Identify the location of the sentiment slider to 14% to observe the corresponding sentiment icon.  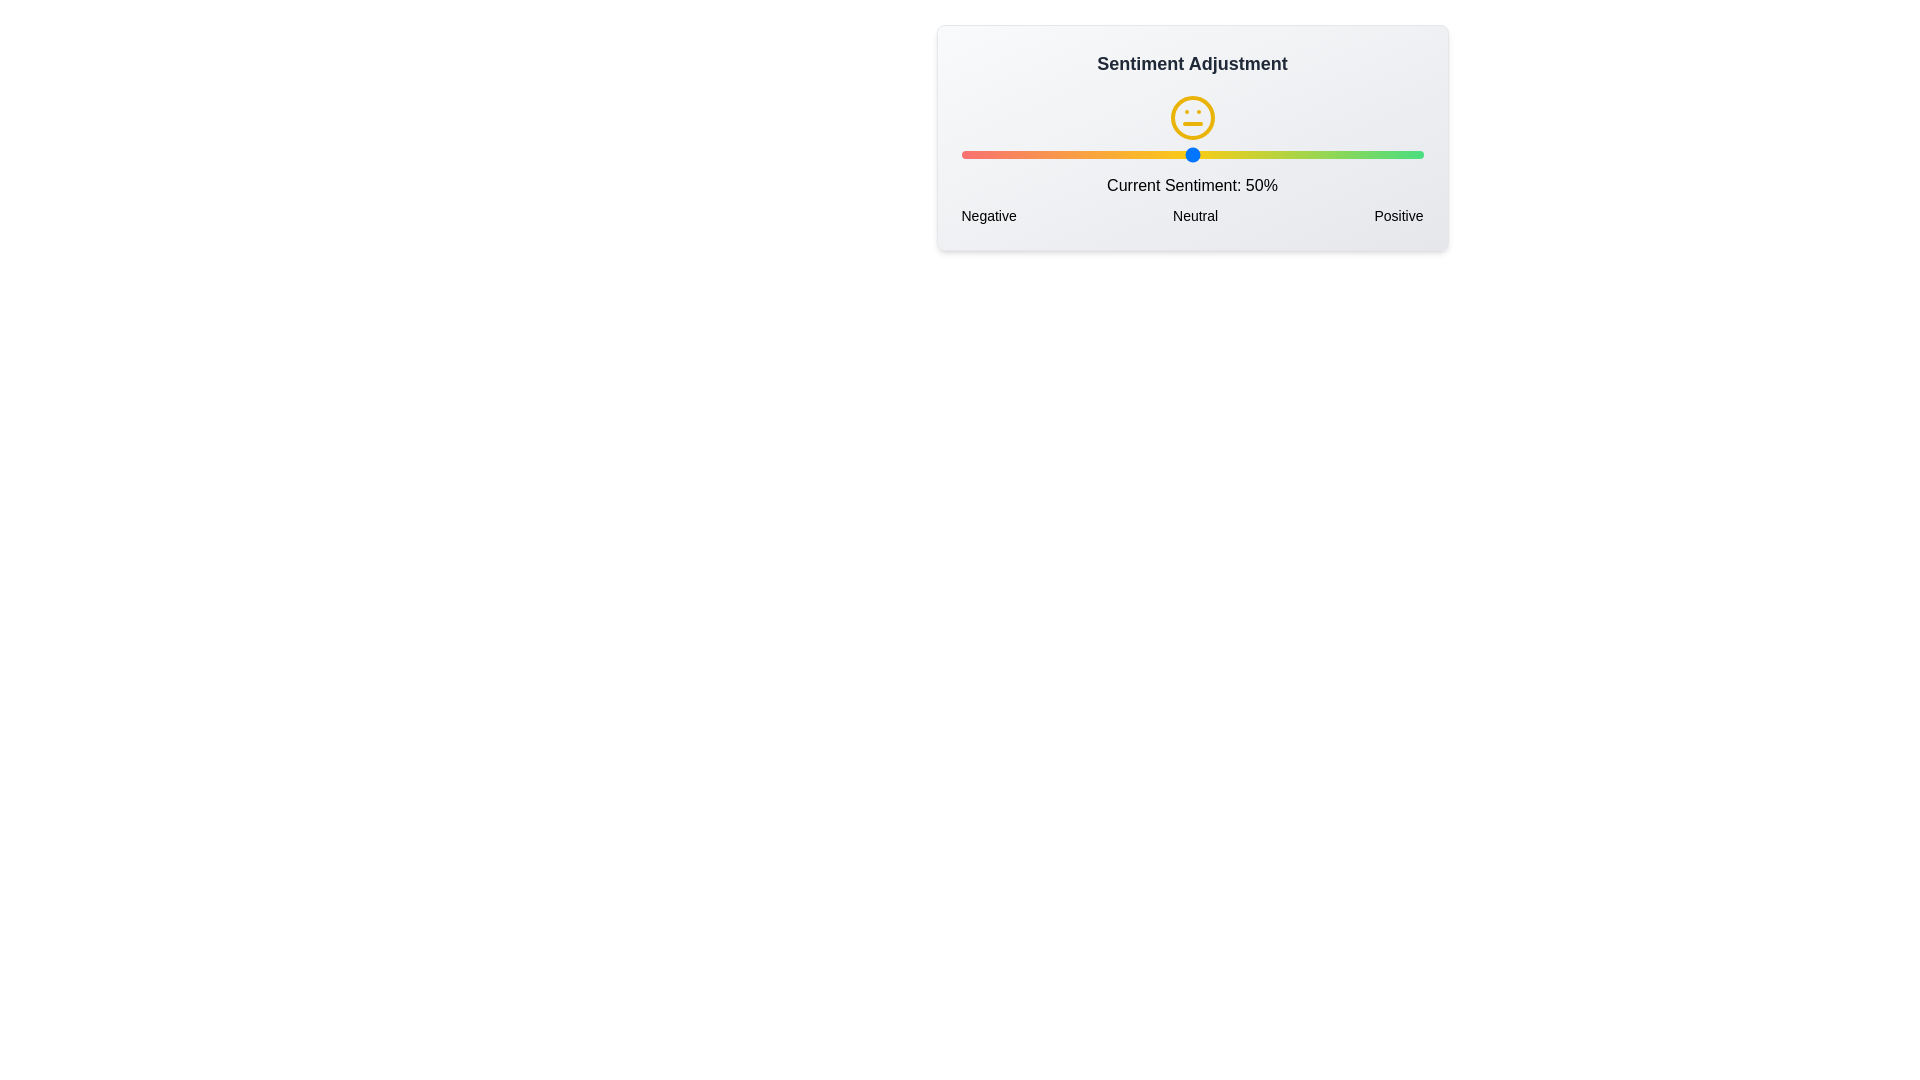
(1026, 153).